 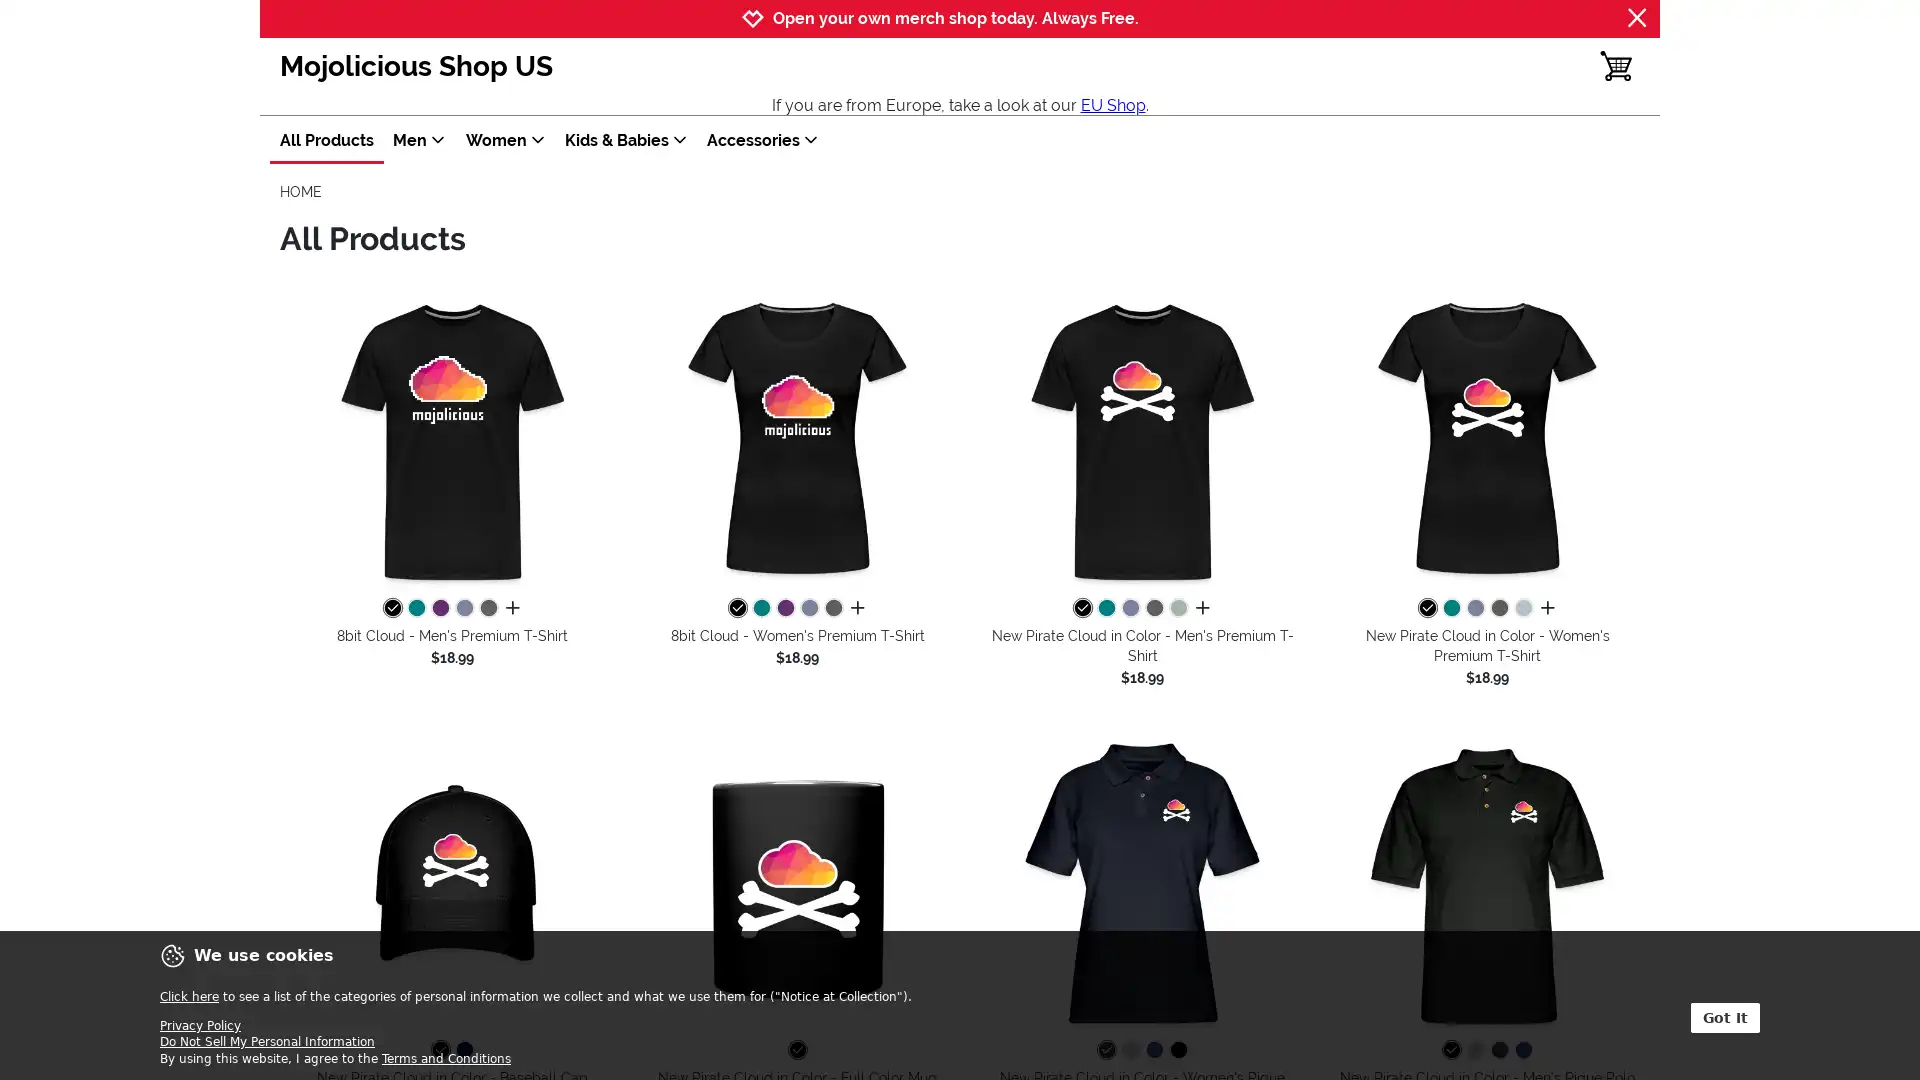 What do you see at coordinates (1177, 608) in the screenshot?
I see `steel green` at bounding box center [1177, 608].